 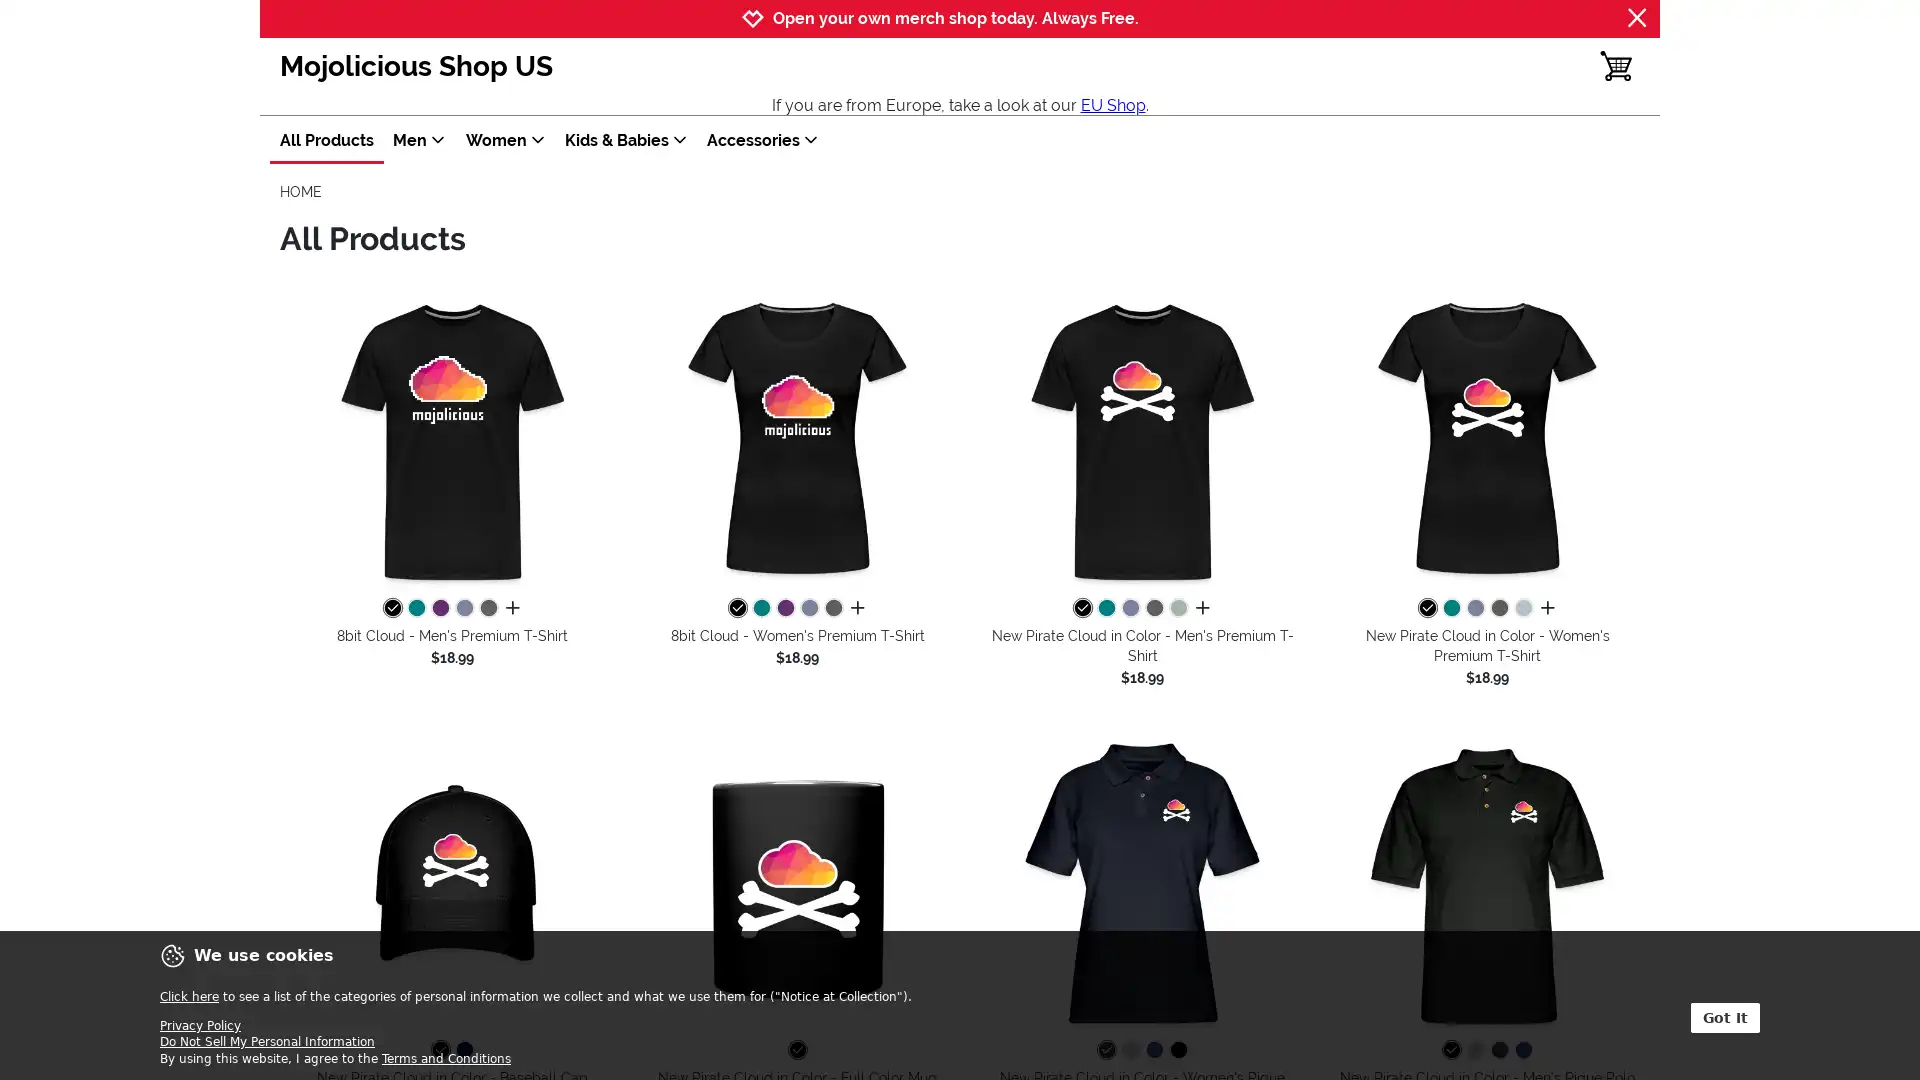 What do you see at coordinates (1177, 608) in the screenshot?
I see `steel green` at bounding box center [1177, 608].